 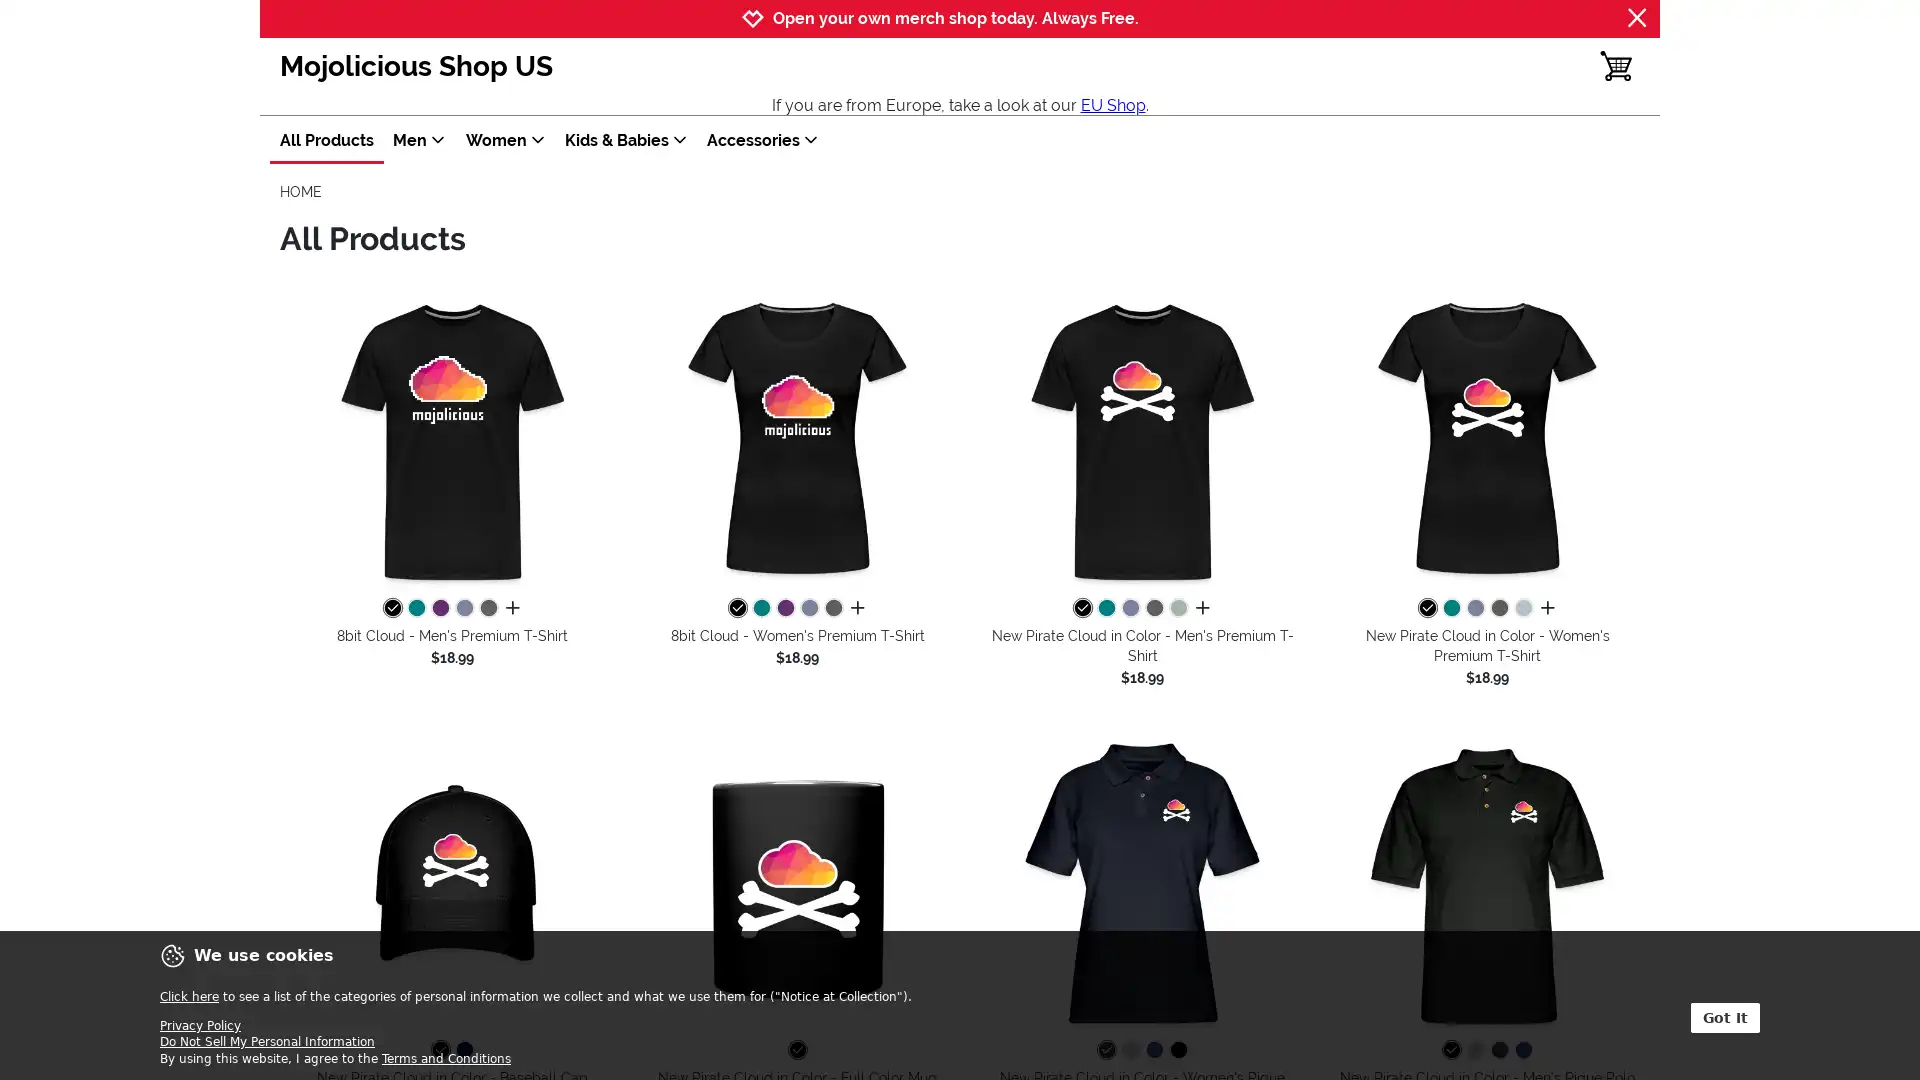 What do you see at coordinates (1177, 608) in the screenshot?
I see `steel green` at bounding box center [1177, 608].